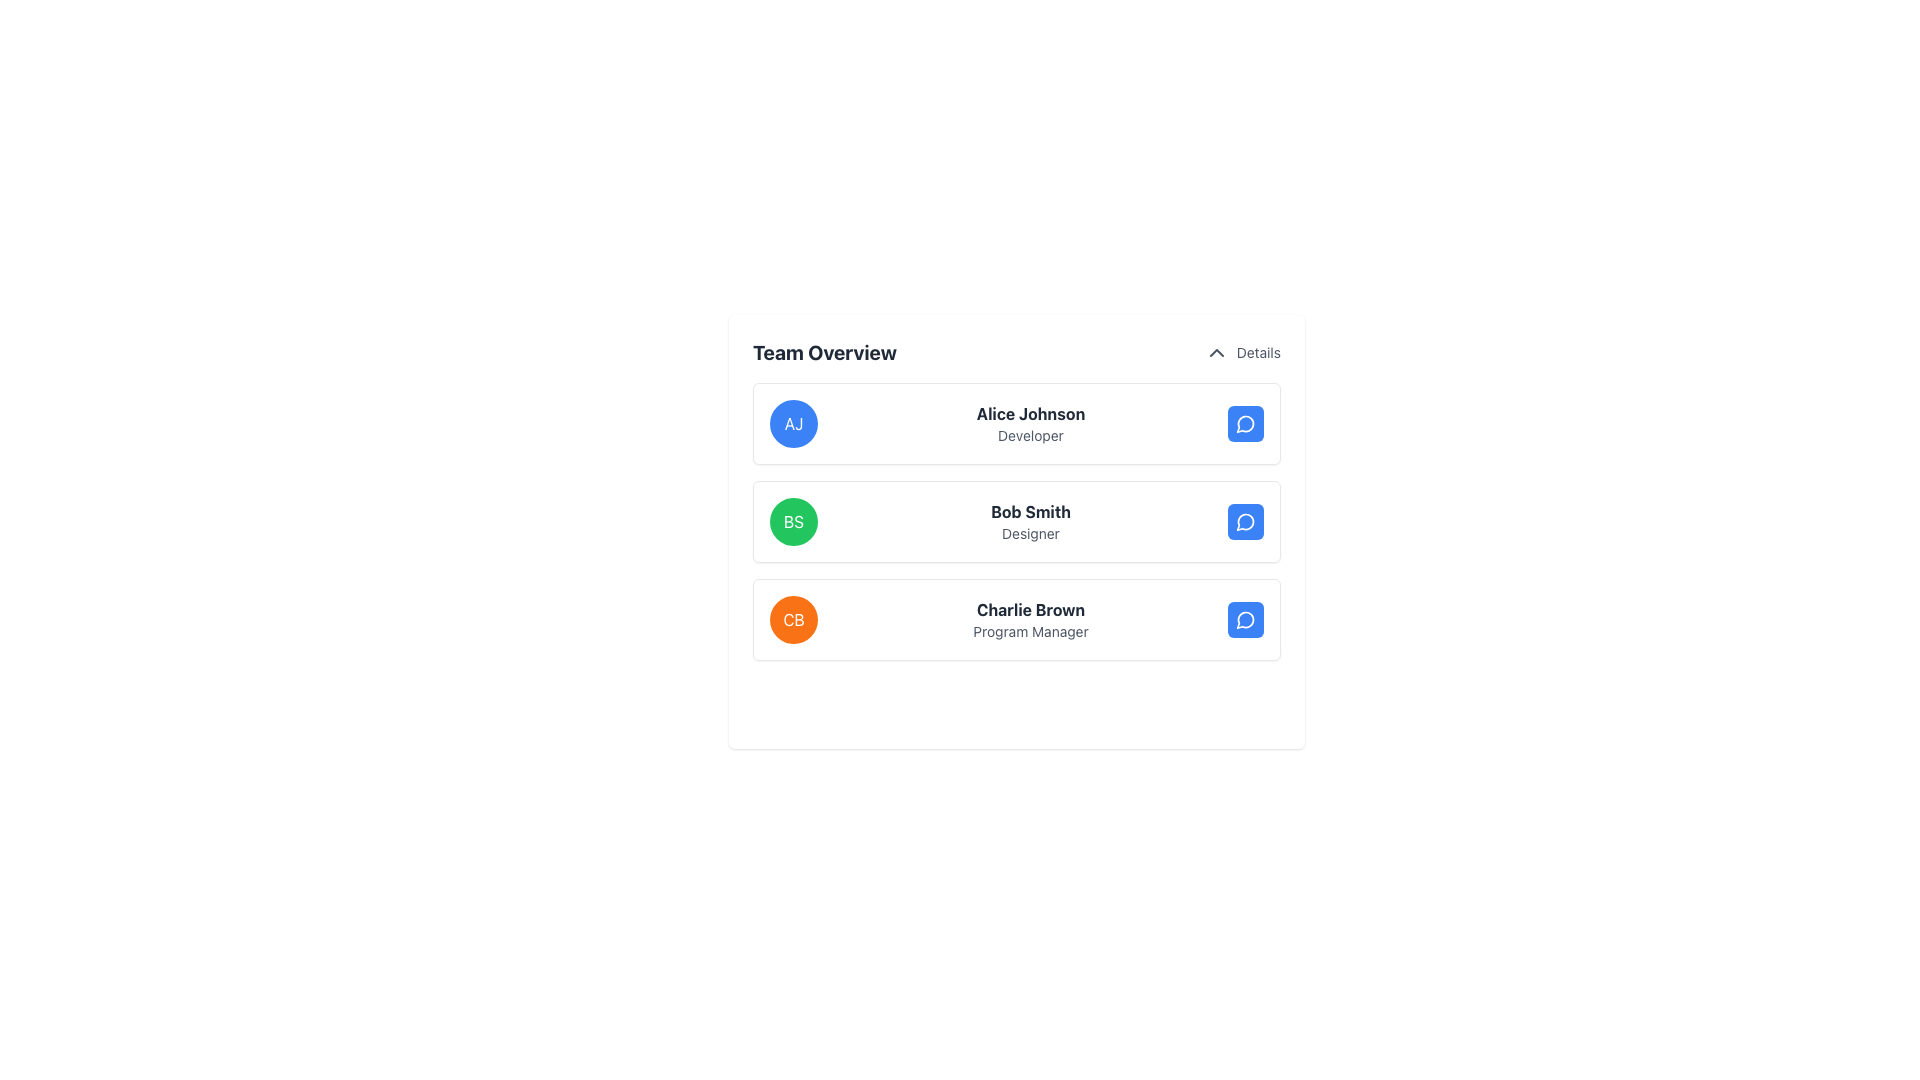 This screenshot has width=1920, height=1080. I want to click on text element serving as a descriptor for 'Bob Smith', located directly below the bold text 'Bob Smith' and aligned with the green circular avatar labeled 'BS', so click(1031, 532).